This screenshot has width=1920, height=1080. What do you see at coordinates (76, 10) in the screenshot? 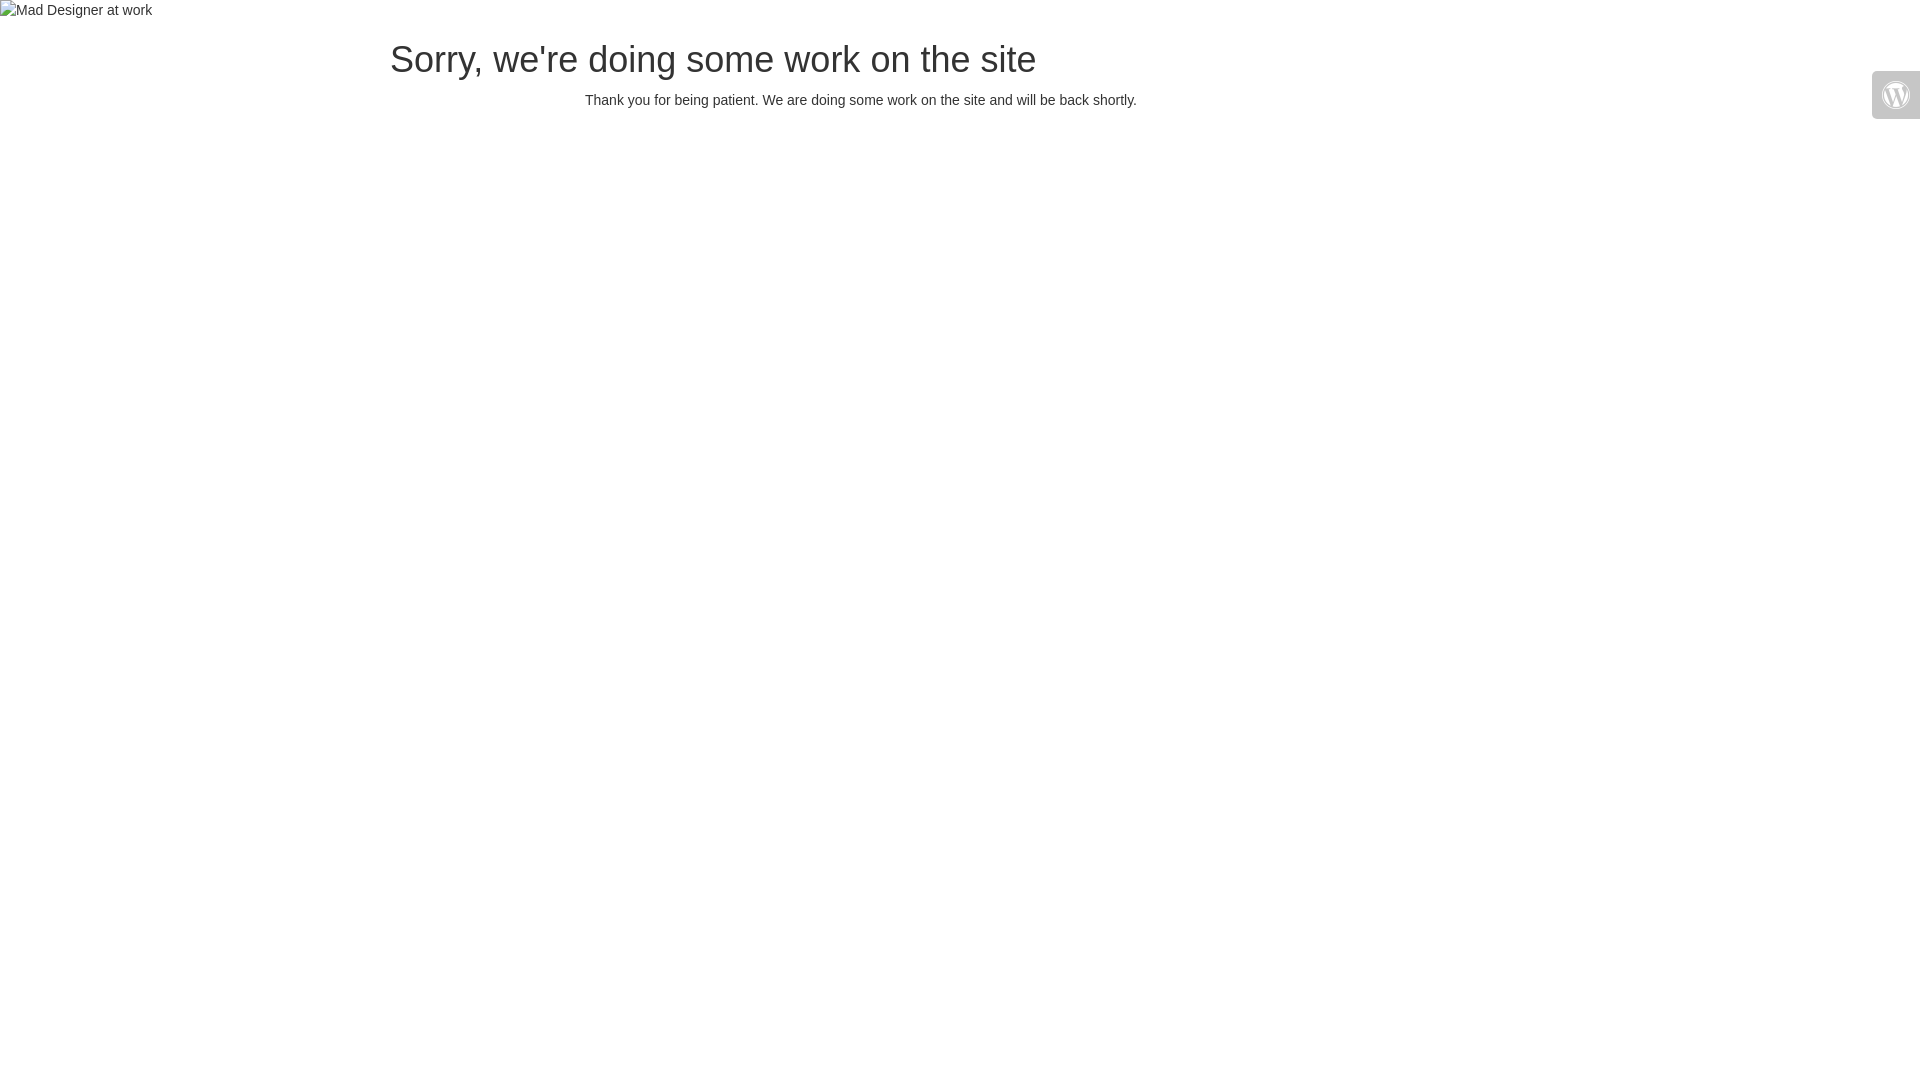
I see `'Mad Designer at work'` at bounding box center [76, 10].